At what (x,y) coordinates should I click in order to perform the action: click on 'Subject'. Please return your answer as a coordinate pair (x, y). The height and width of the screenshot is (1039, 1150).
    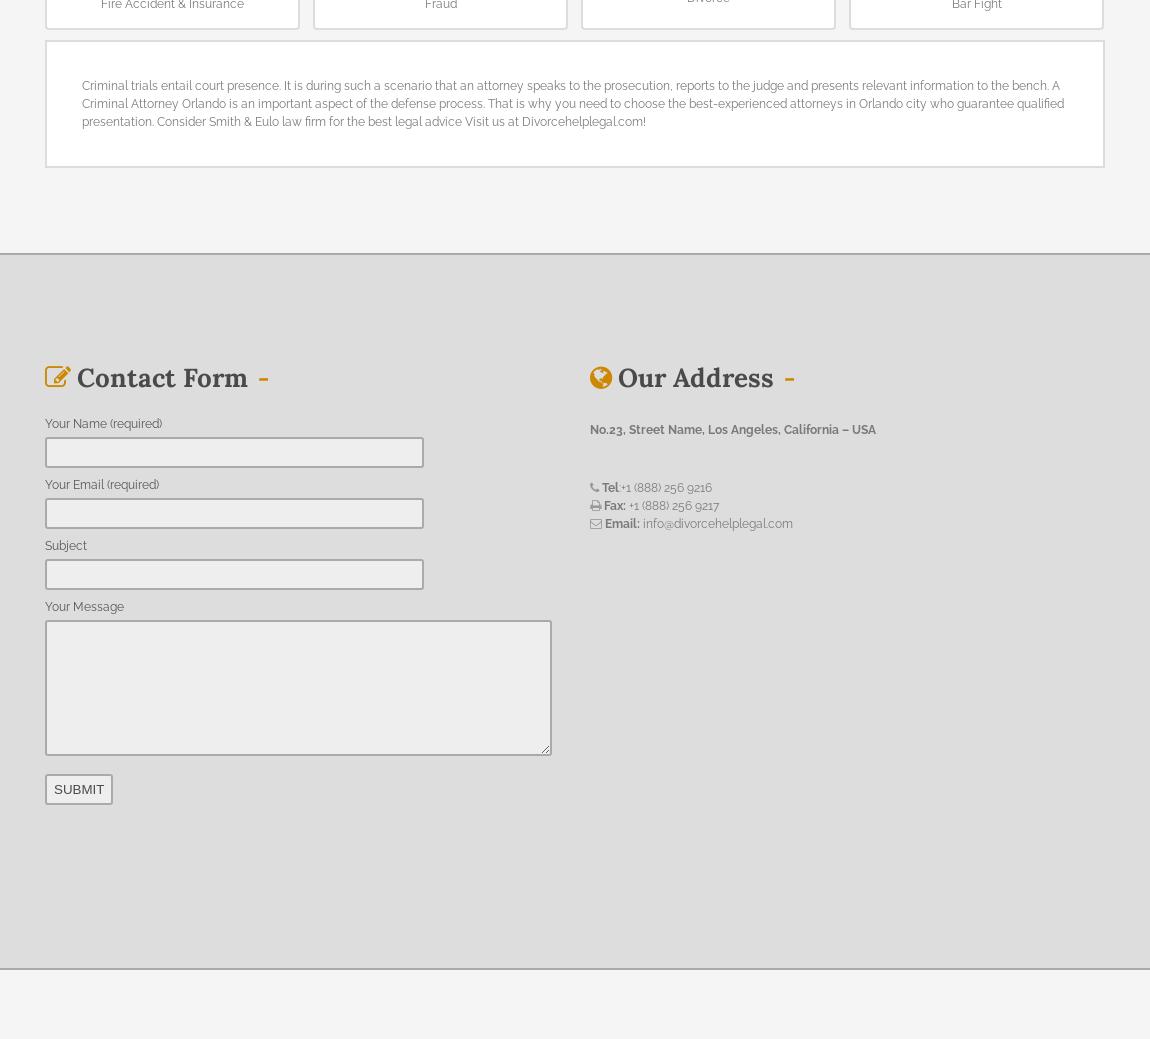
    Looking at the image, I should click on (65, 544).